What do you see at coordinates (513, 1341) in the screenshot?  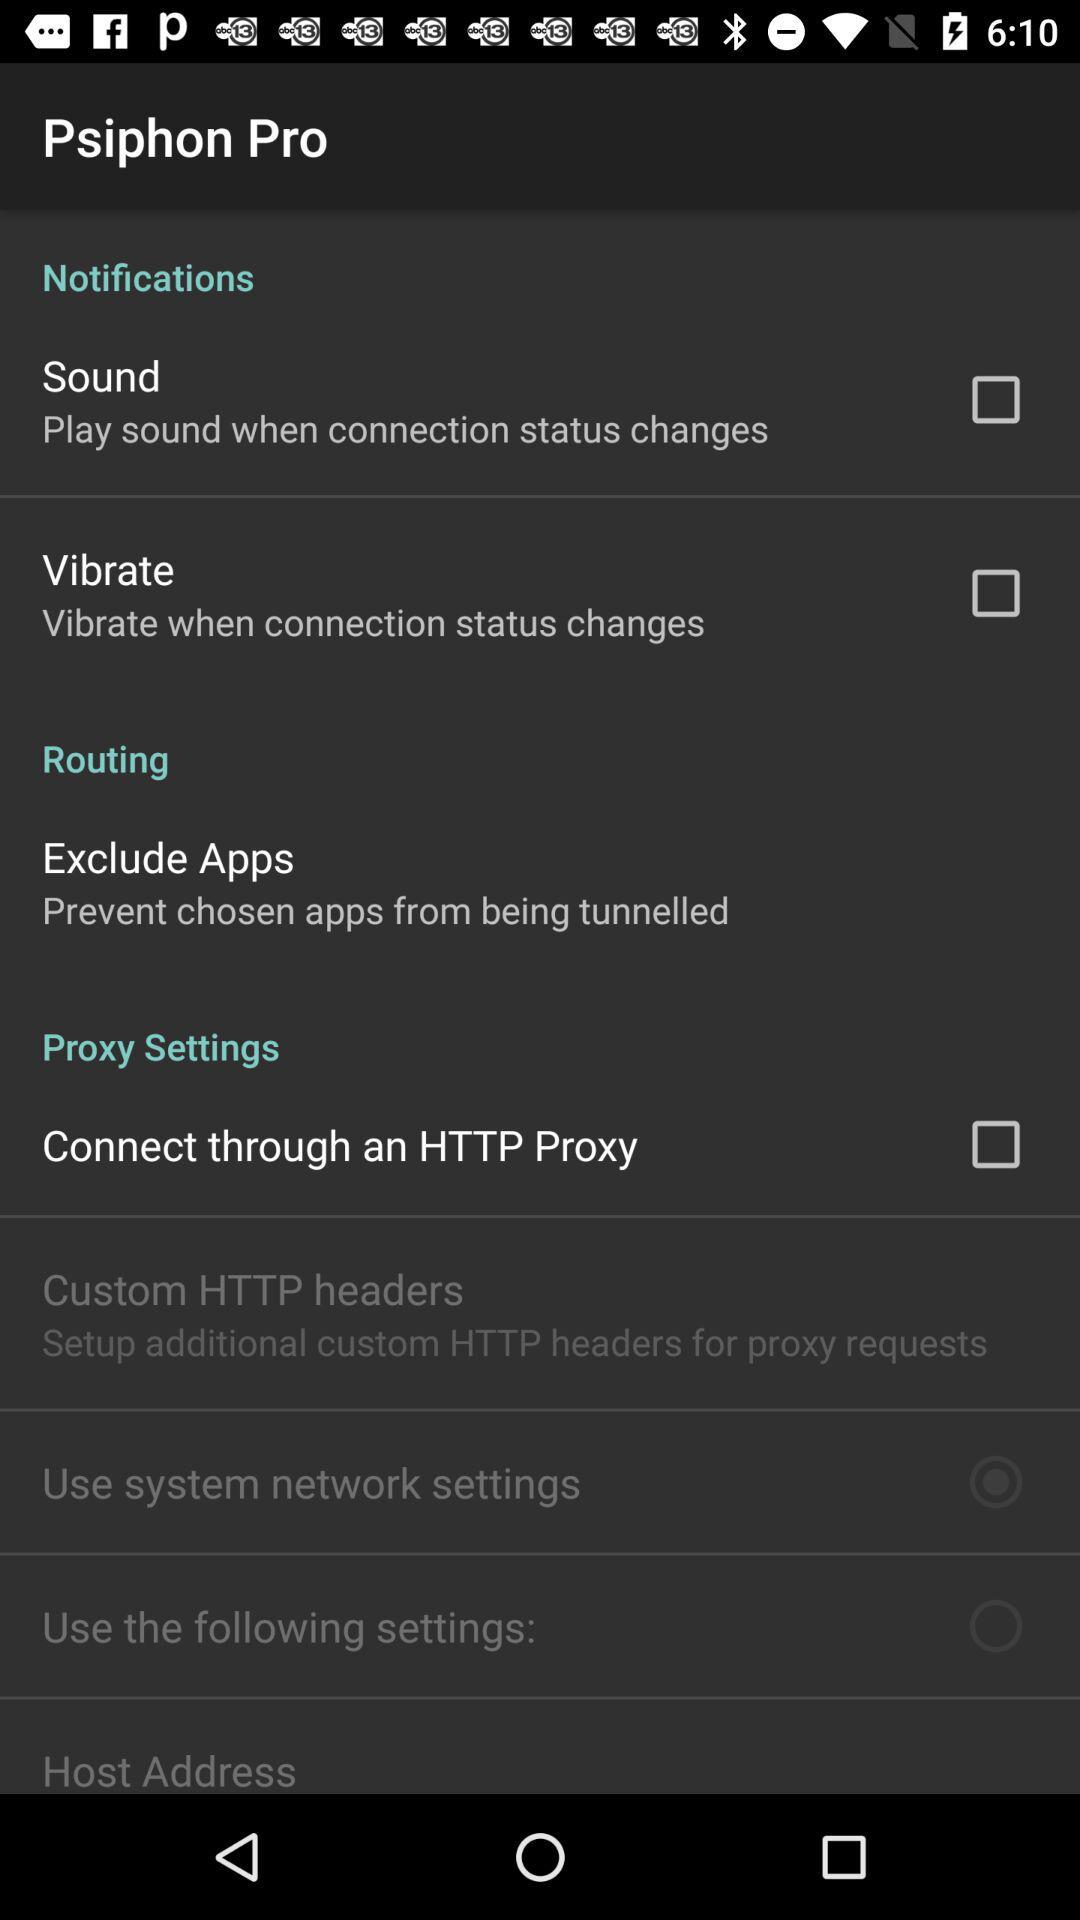 I see `item below the custom http headers app` at bounding box center [513, 1341].